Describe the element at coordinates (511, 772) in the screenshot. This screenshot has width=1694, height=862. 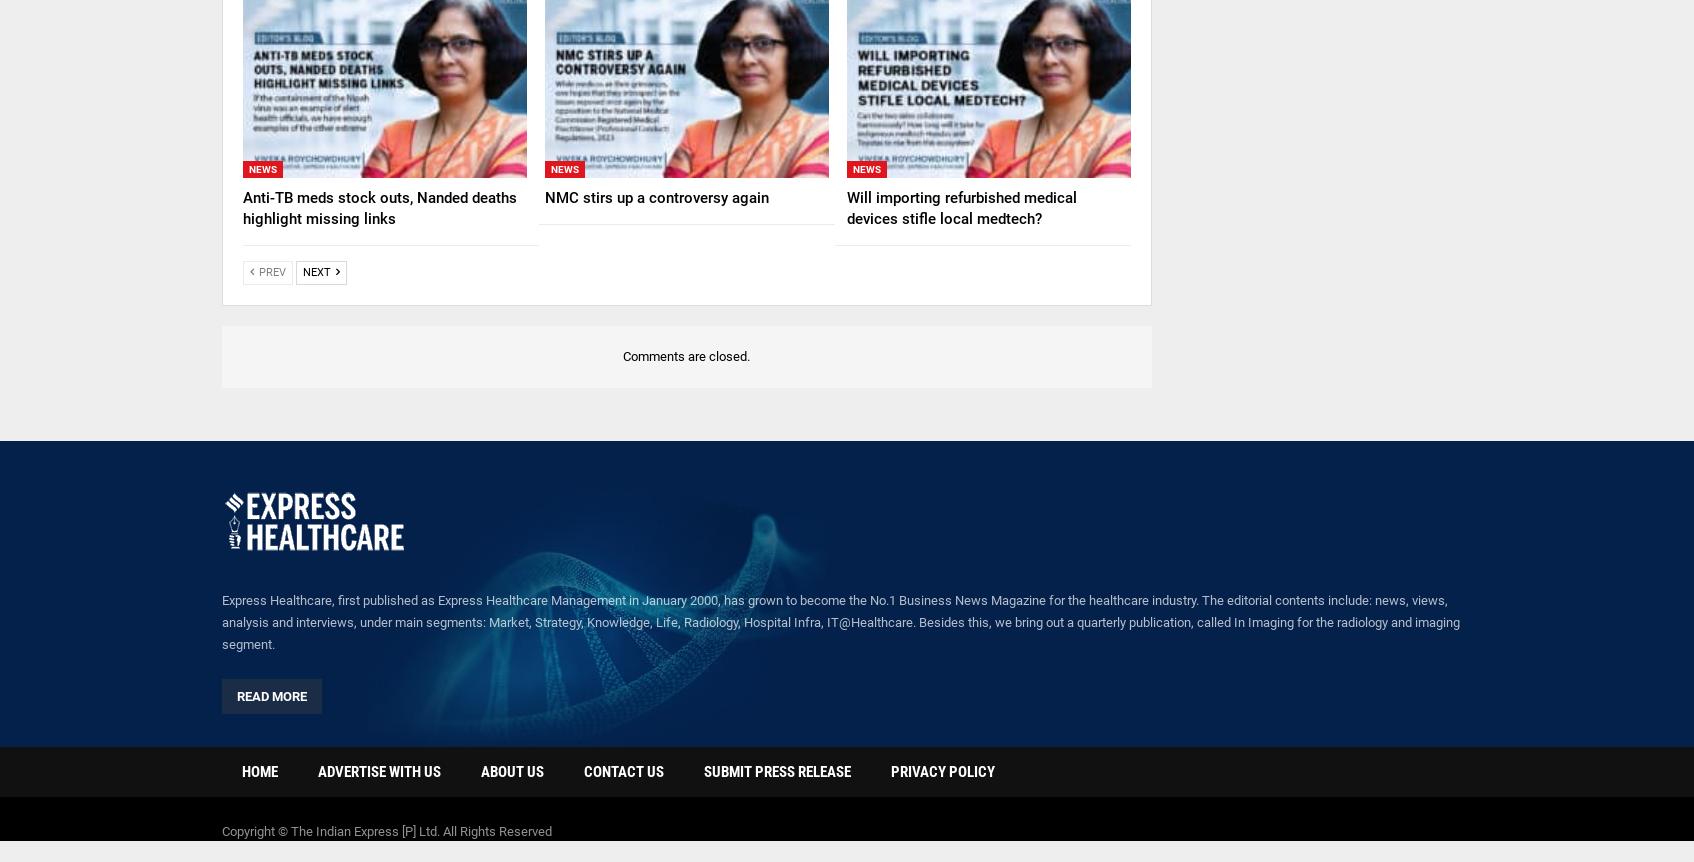
I see `'About Us'` at that location.